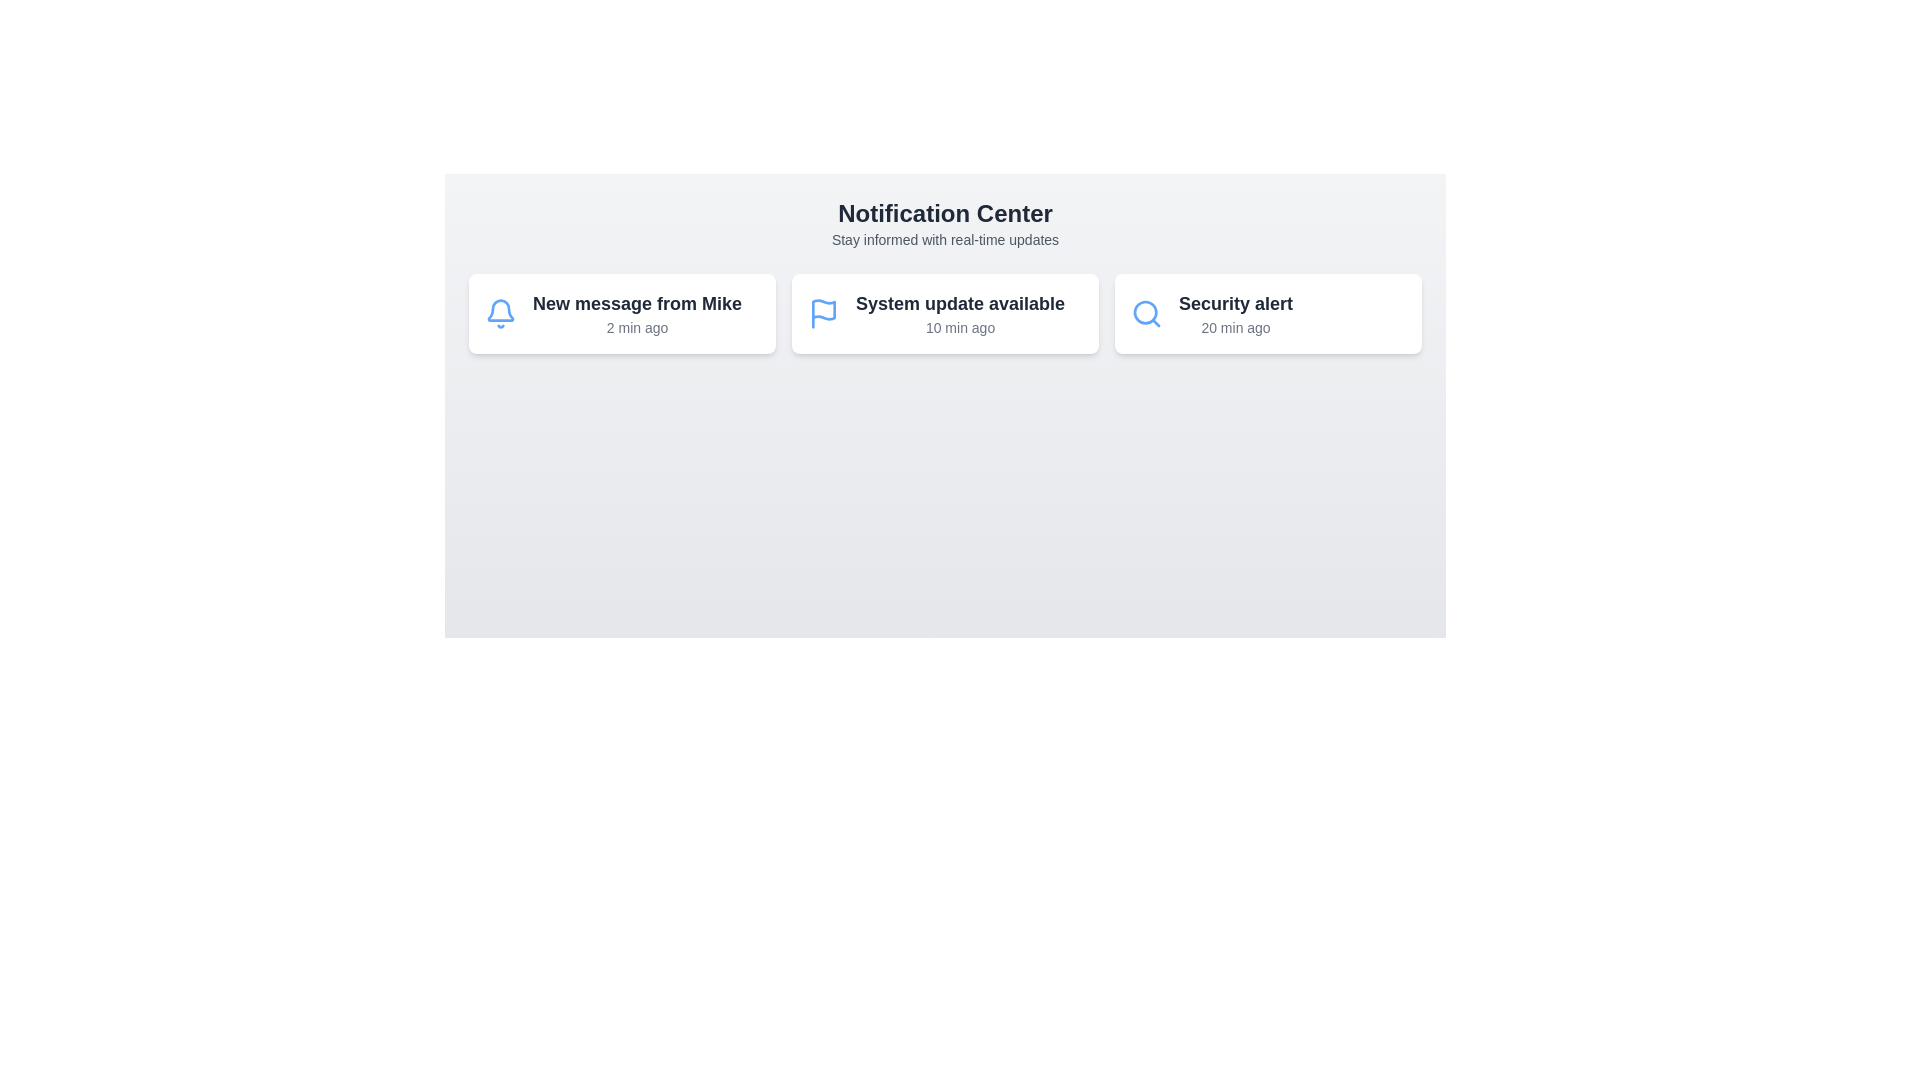 Image resolution: width=1920 pixels, height=1080 pixels. What do you see at coordinates (944, 238) in the screenshot?
I see `the descriptive text element that provides contextual information for the 'Notification Center' title` at bounding box center [944, 238].